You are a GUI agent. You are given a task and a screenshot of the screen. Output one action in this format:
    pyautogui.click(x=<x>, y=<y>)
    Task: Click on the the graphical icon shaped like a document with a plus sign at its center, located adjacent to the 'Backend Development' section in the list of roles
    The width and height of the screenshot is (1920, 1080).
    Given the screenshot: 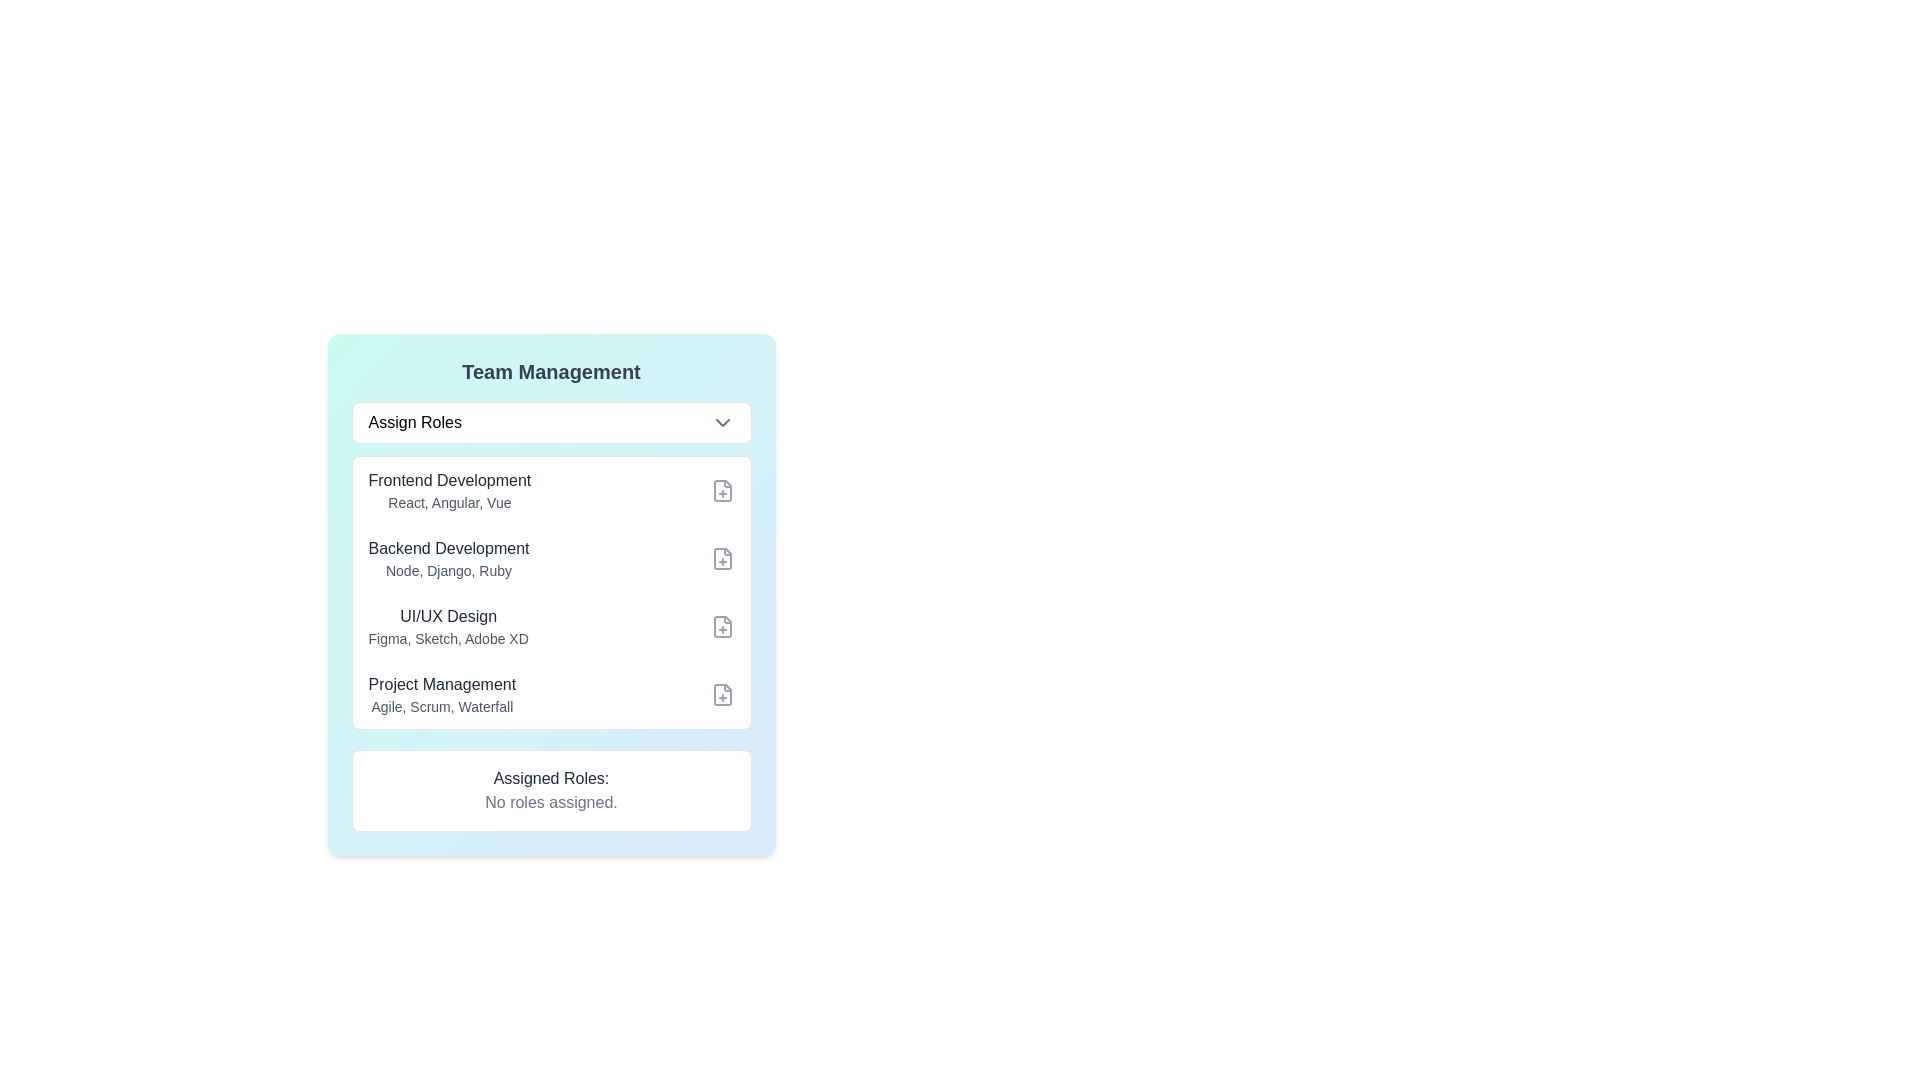 What is the action you would take?
    pyautogui.click(x=721, y=559)
    